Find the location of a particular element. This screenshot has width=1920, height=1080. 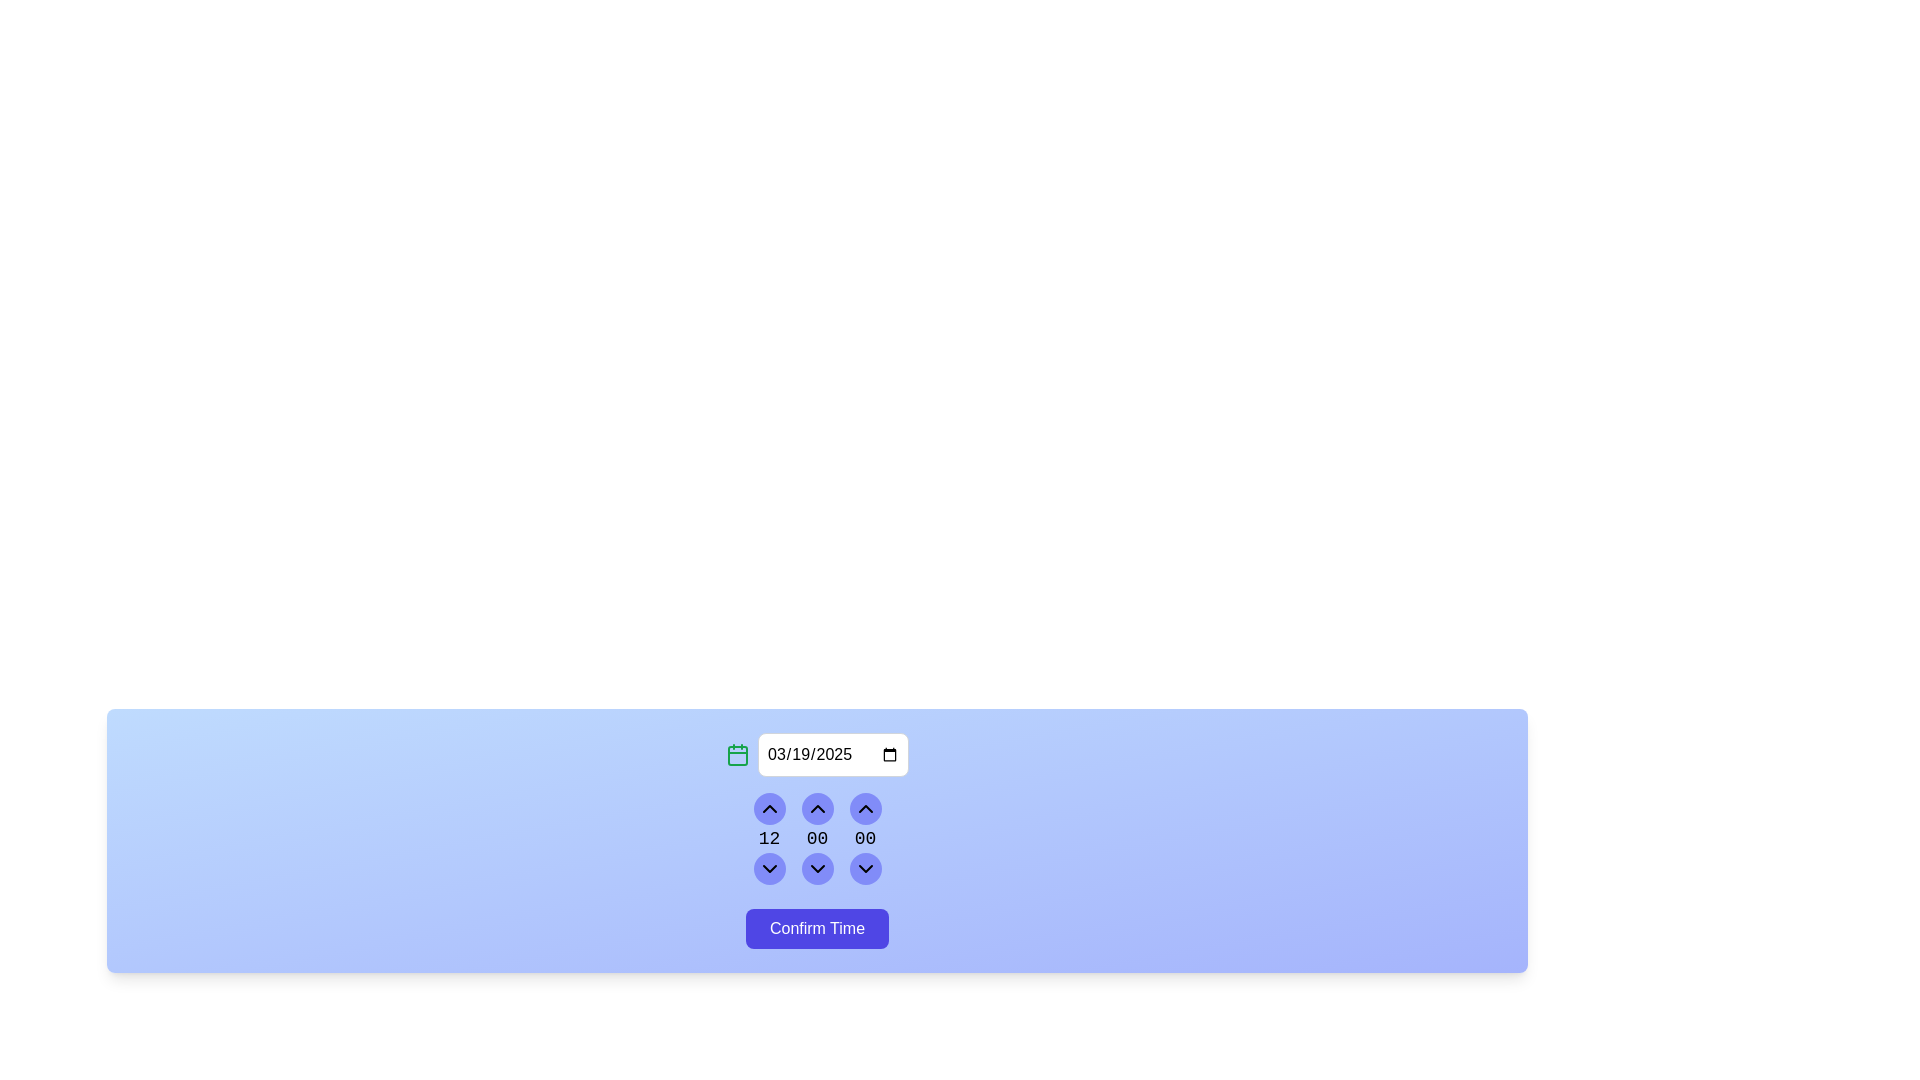

the decrement button in the middle column of the time picker to decrease the displayed time value is located at coordinates (817, 839).